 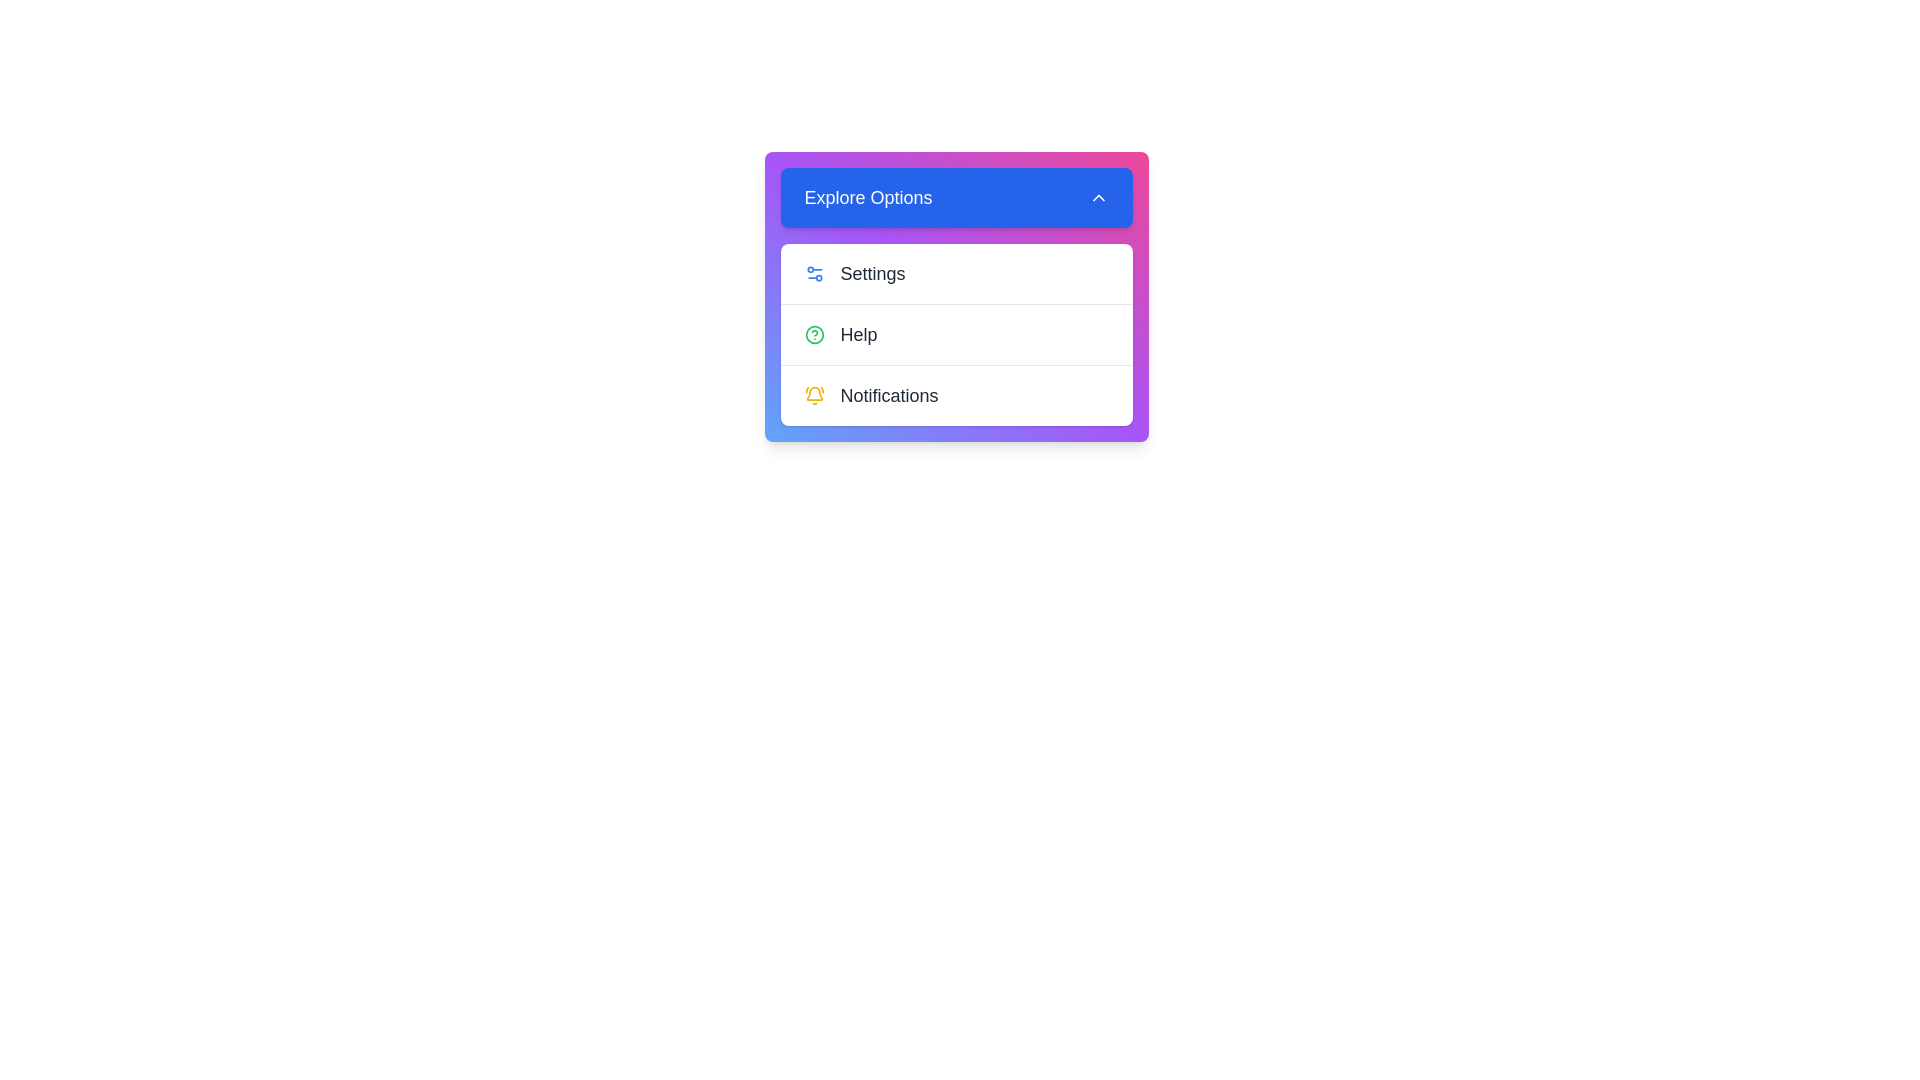 I want to click on the menu item Settings, so click(x=955, y=273).